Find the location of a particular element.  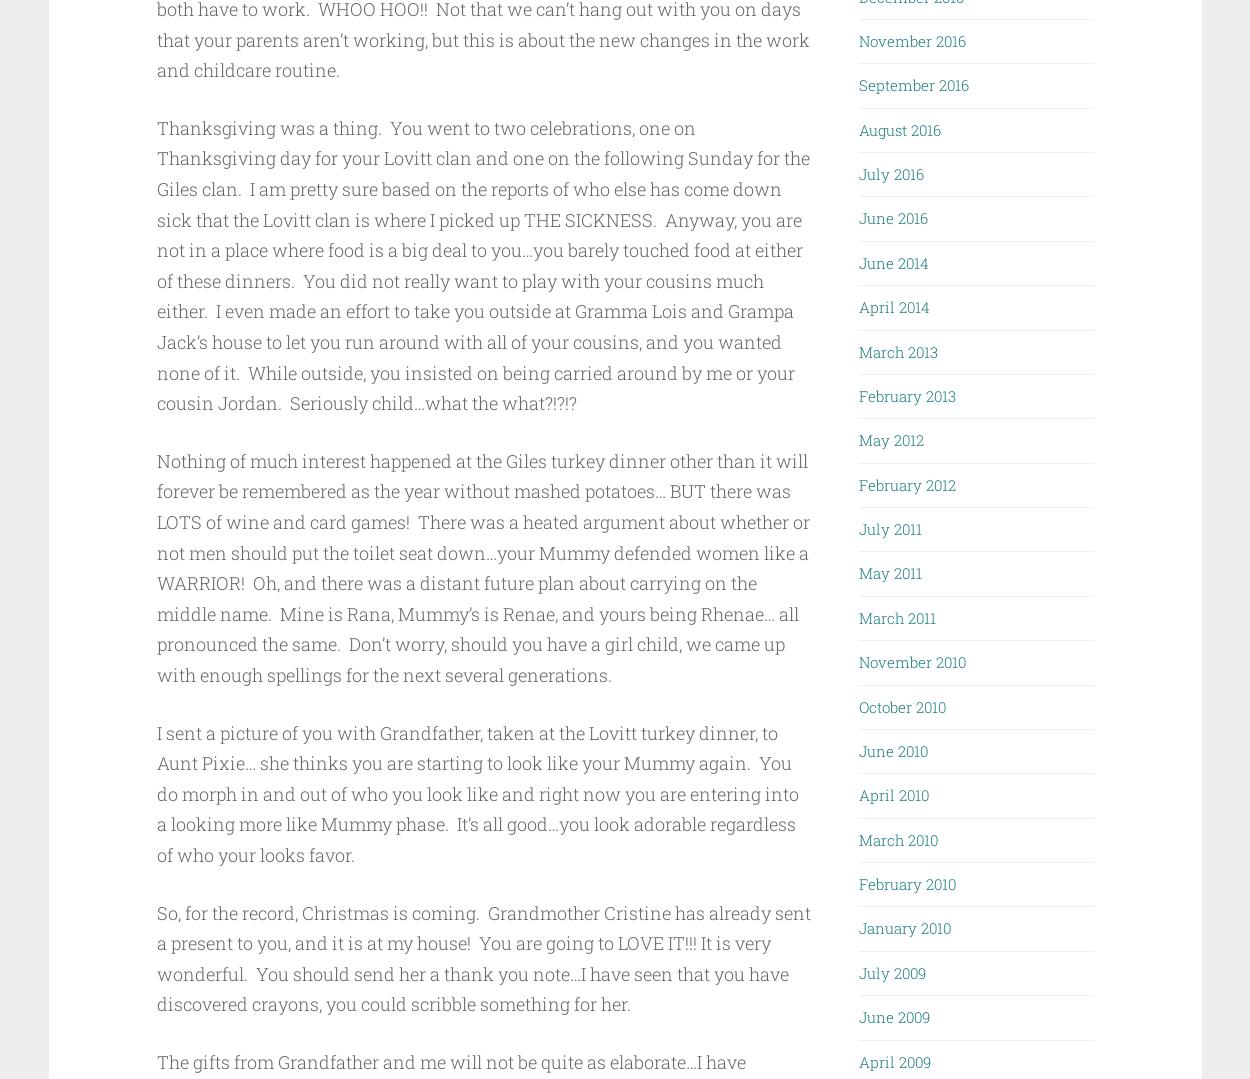

'May 2011' is located at coordinates (890, 571).